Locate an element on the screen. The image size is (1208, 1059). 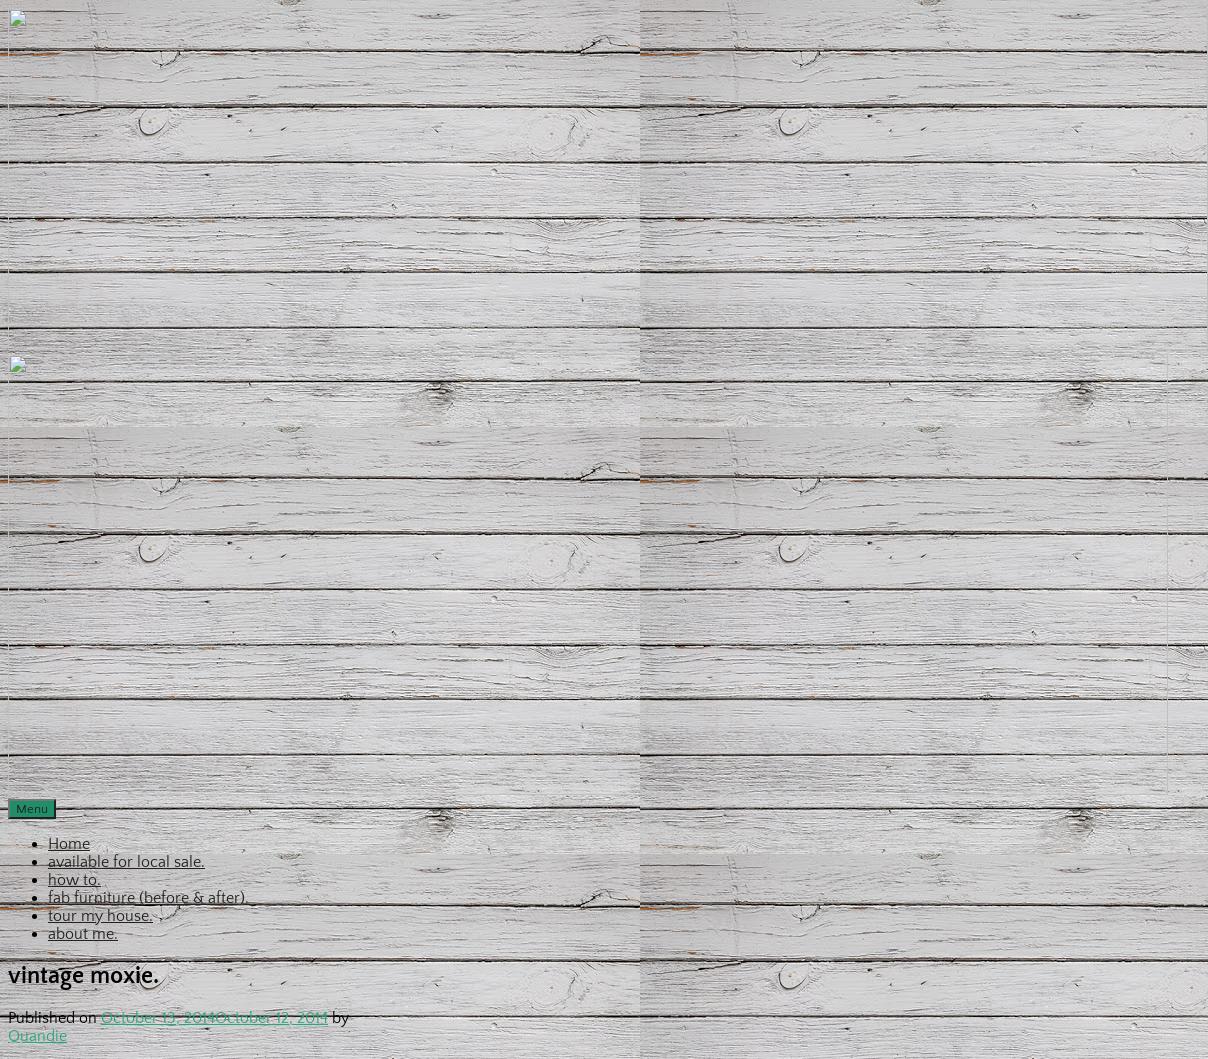
'by' is located at coordinates (330, 1015).